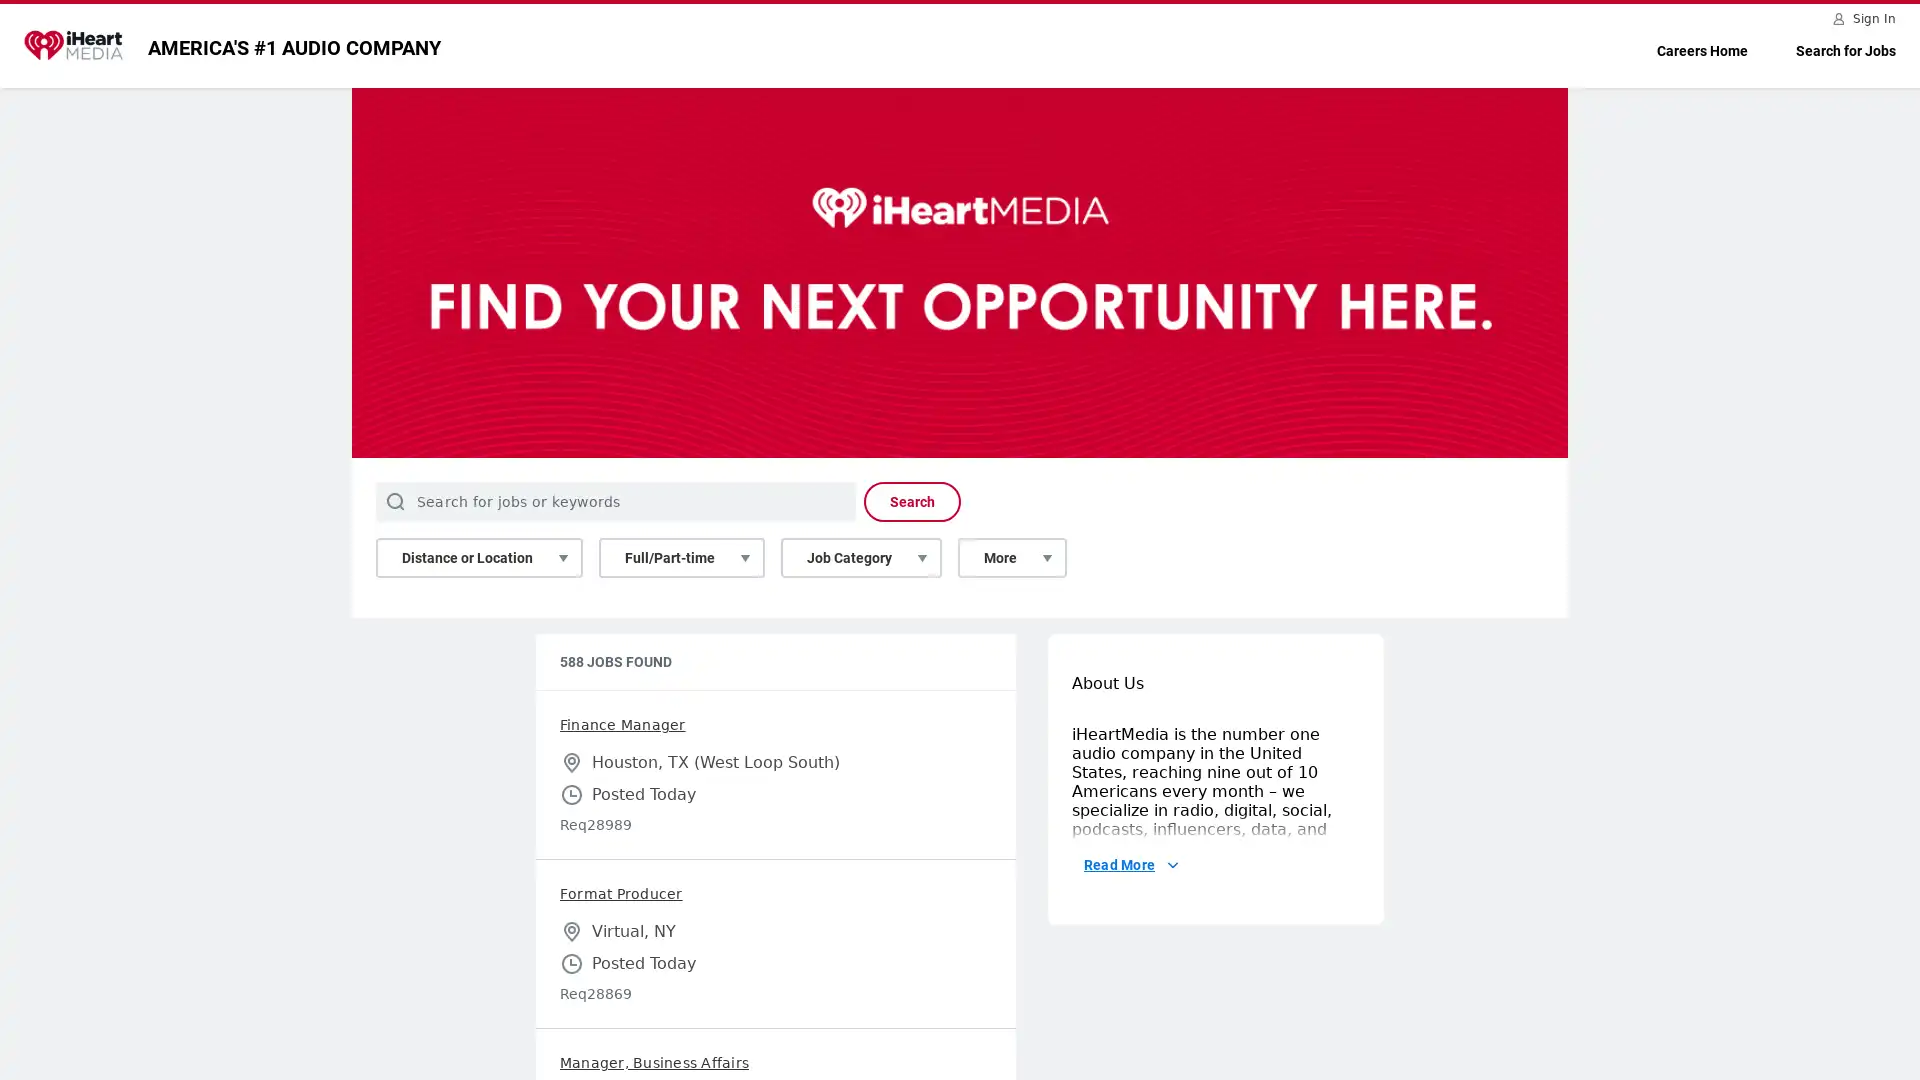 This screenshot has height=1080, width=1920. Describe the element at coordinates (681, 558) in the screenshot. I see `Full/Part-time` at that location.